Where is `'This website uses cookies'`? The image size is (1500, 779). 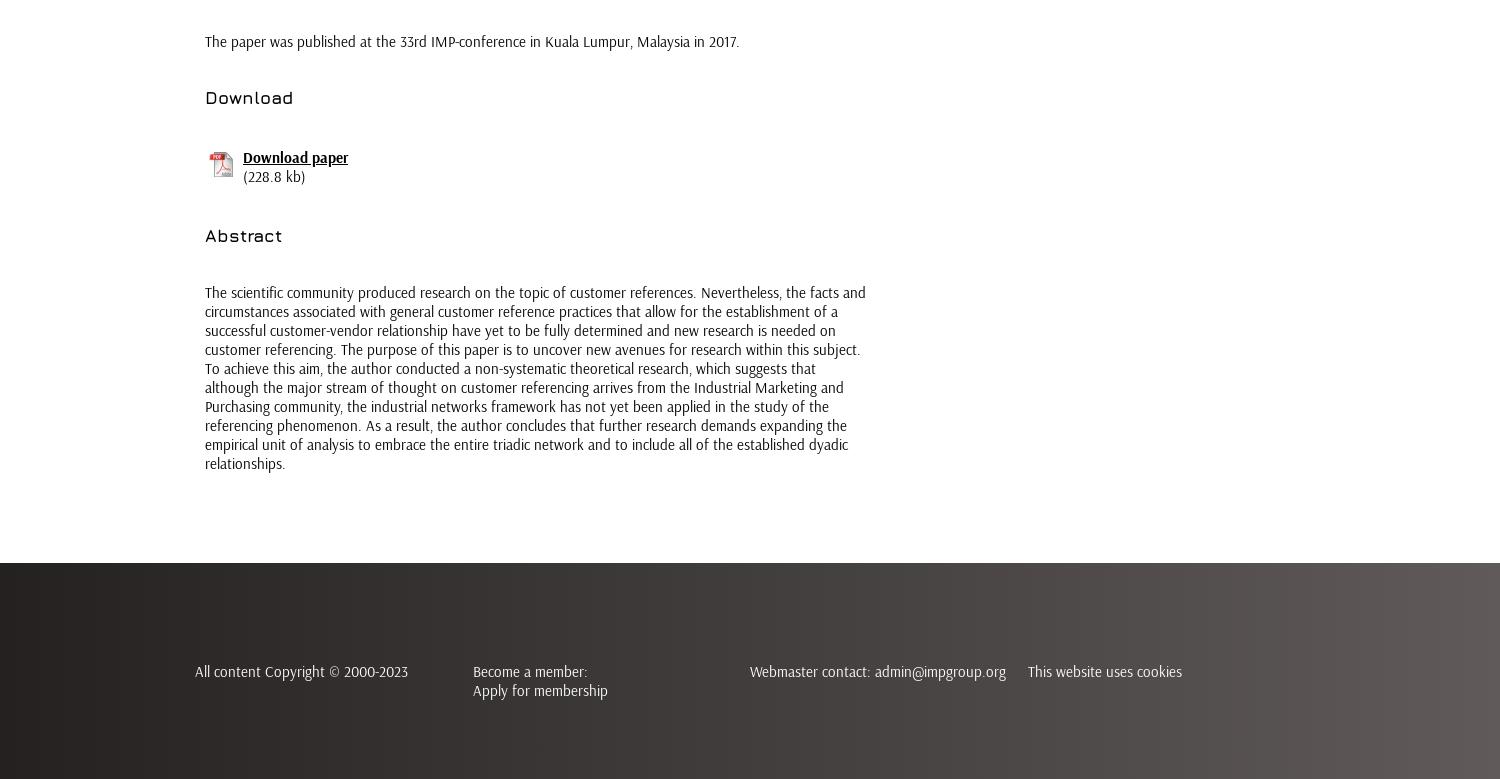
'This website uses cookies' is located at coordinates (1103, 671).